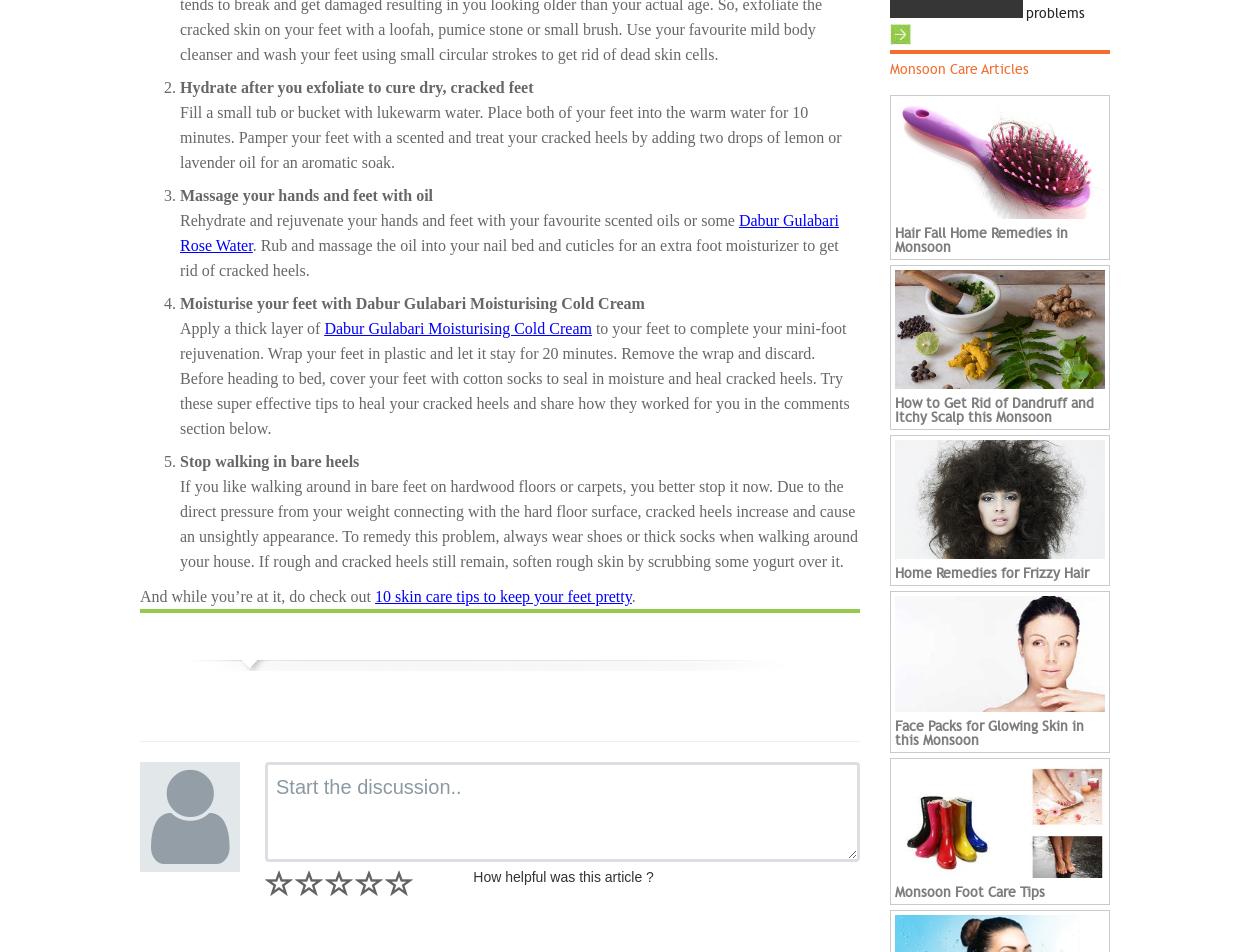 The image size is (1250, 952). I want to click on 'problems', so click(1026, 13).